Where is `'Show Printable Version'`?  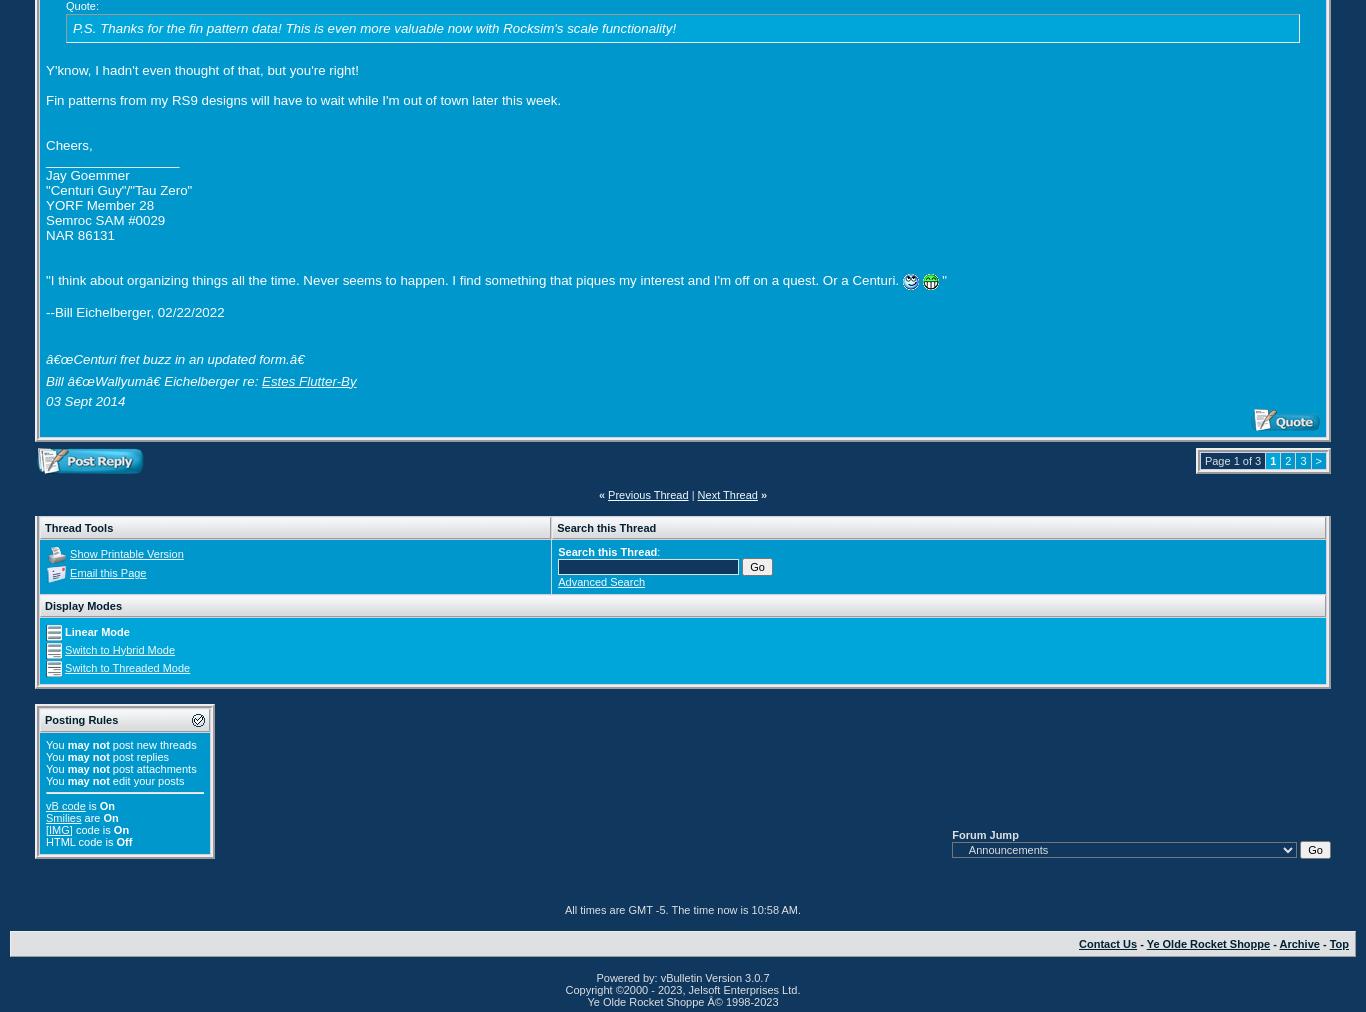
'Show Printable Version' is located at coordinates (125, 552).